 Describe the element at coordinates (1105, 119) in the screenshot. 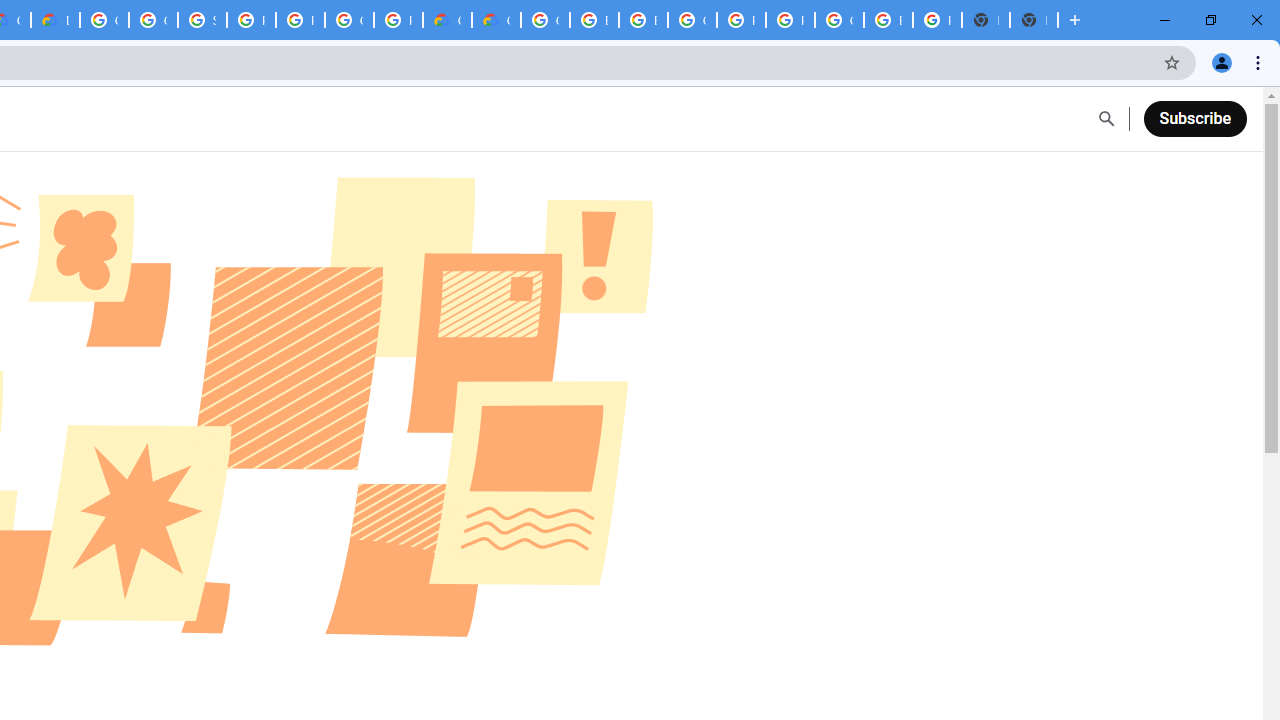

I see `'Open Search'` at that location.